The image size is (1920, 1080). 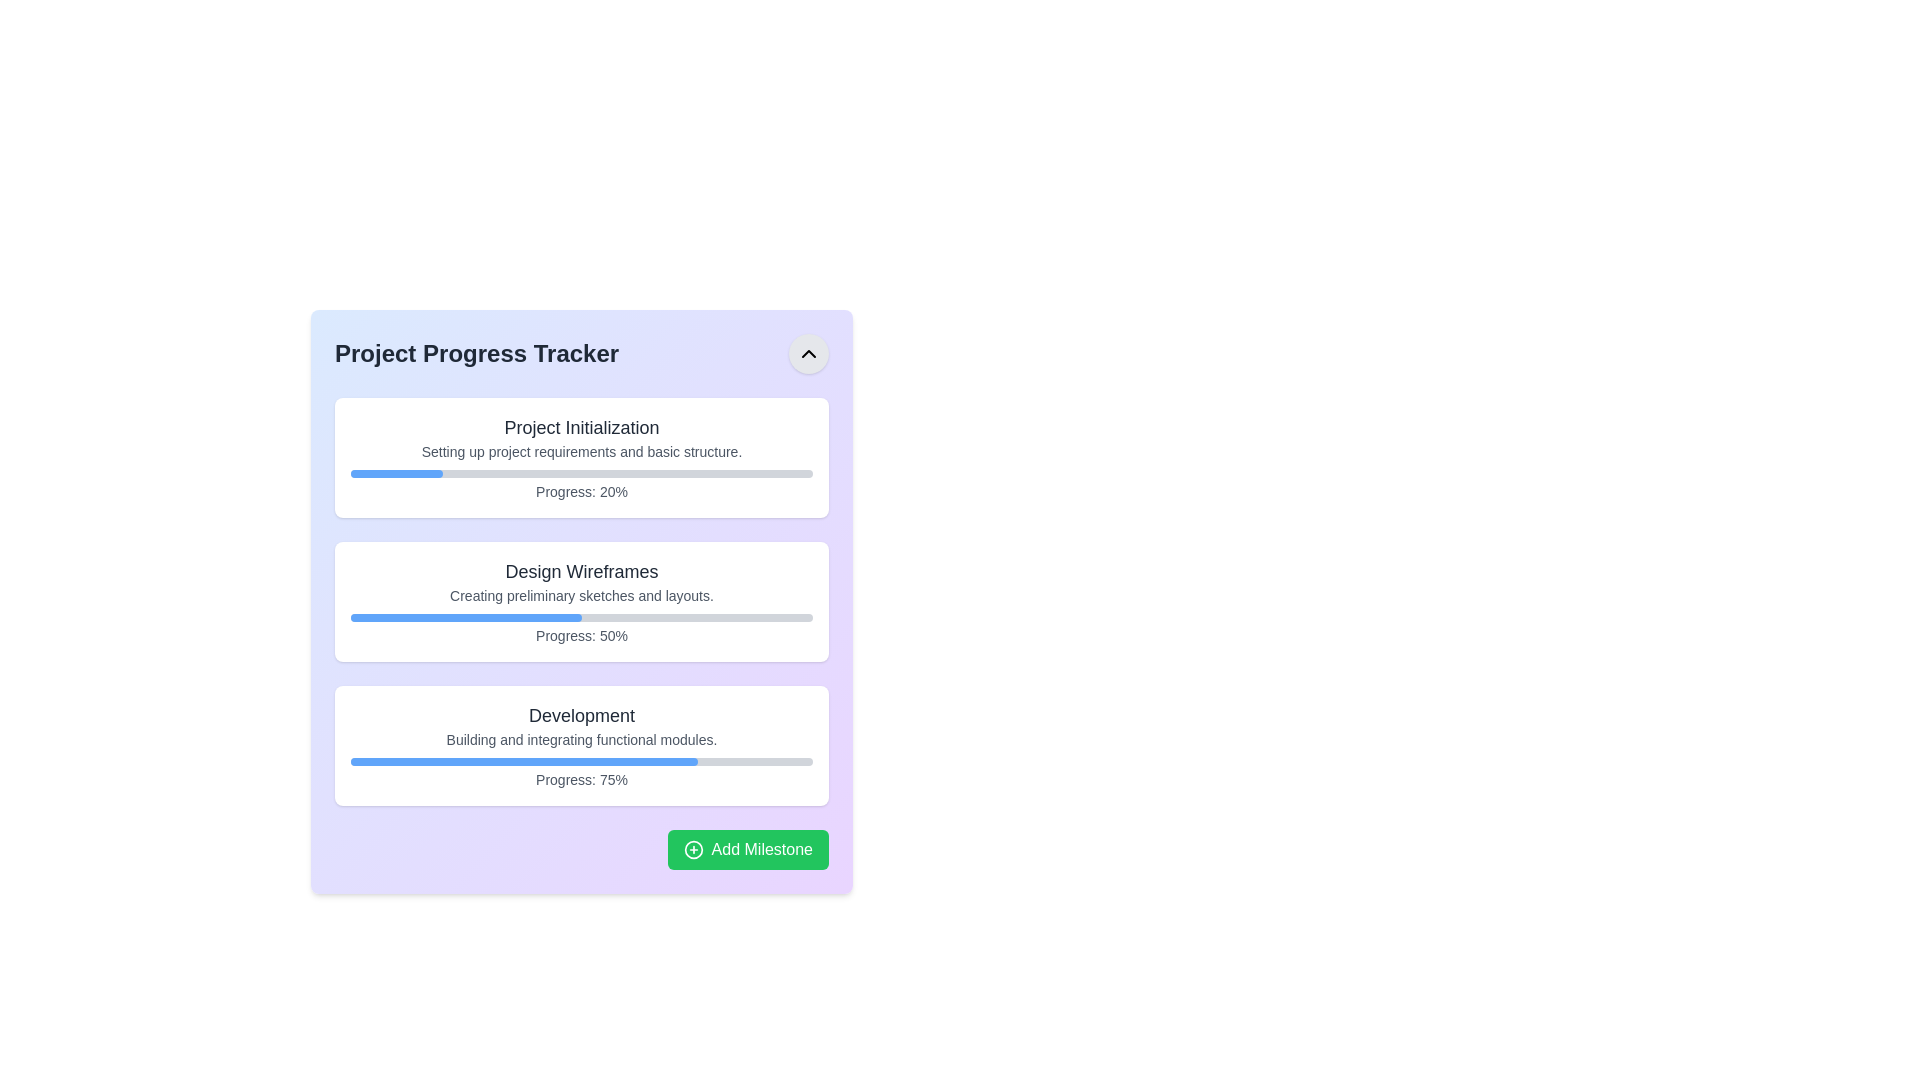 What do you see at coordinates (580, 427) in the screenshot?
I see `title text 'Project Initialization' displayed in bold dark gray font at the top of the milestone box` at bounding box center [580, 427].